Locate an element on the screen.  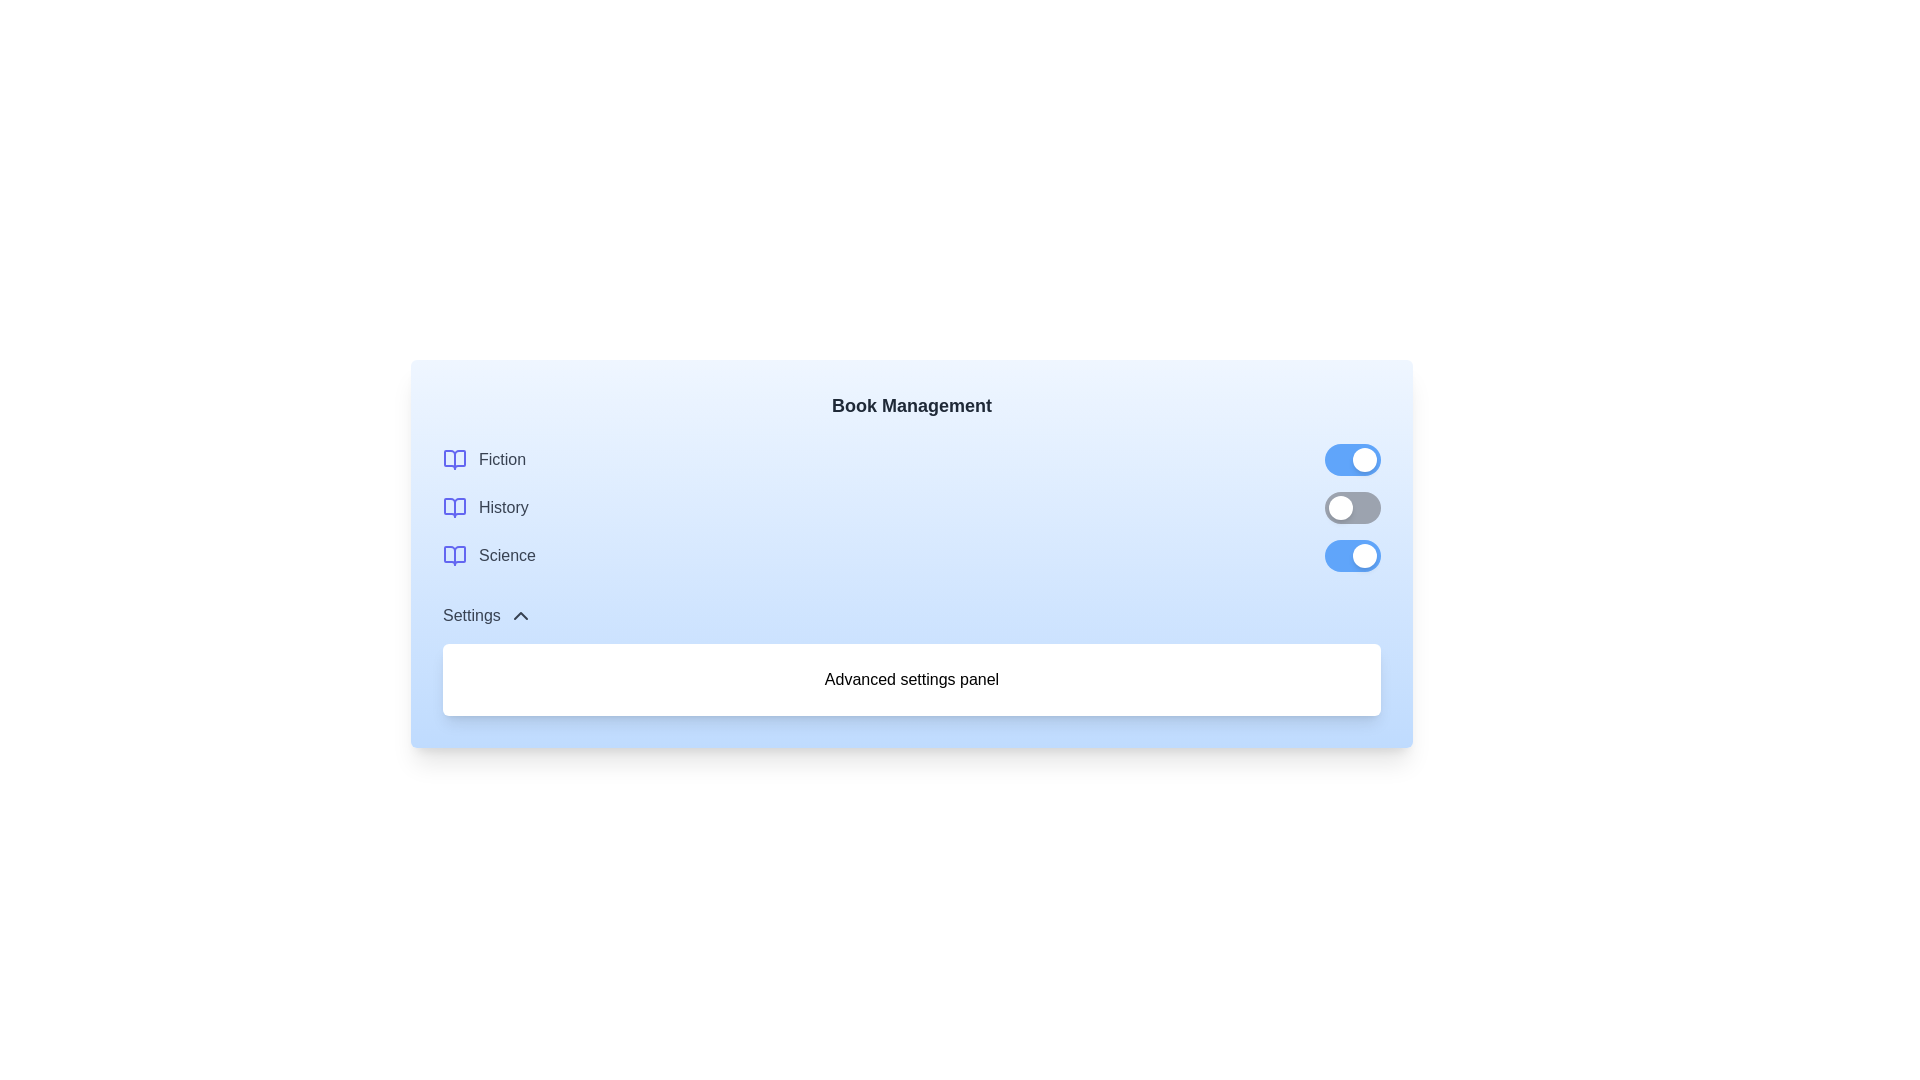
the 'Settings' button to toggle the advanced settings panel is located at coordinates (487, 615).